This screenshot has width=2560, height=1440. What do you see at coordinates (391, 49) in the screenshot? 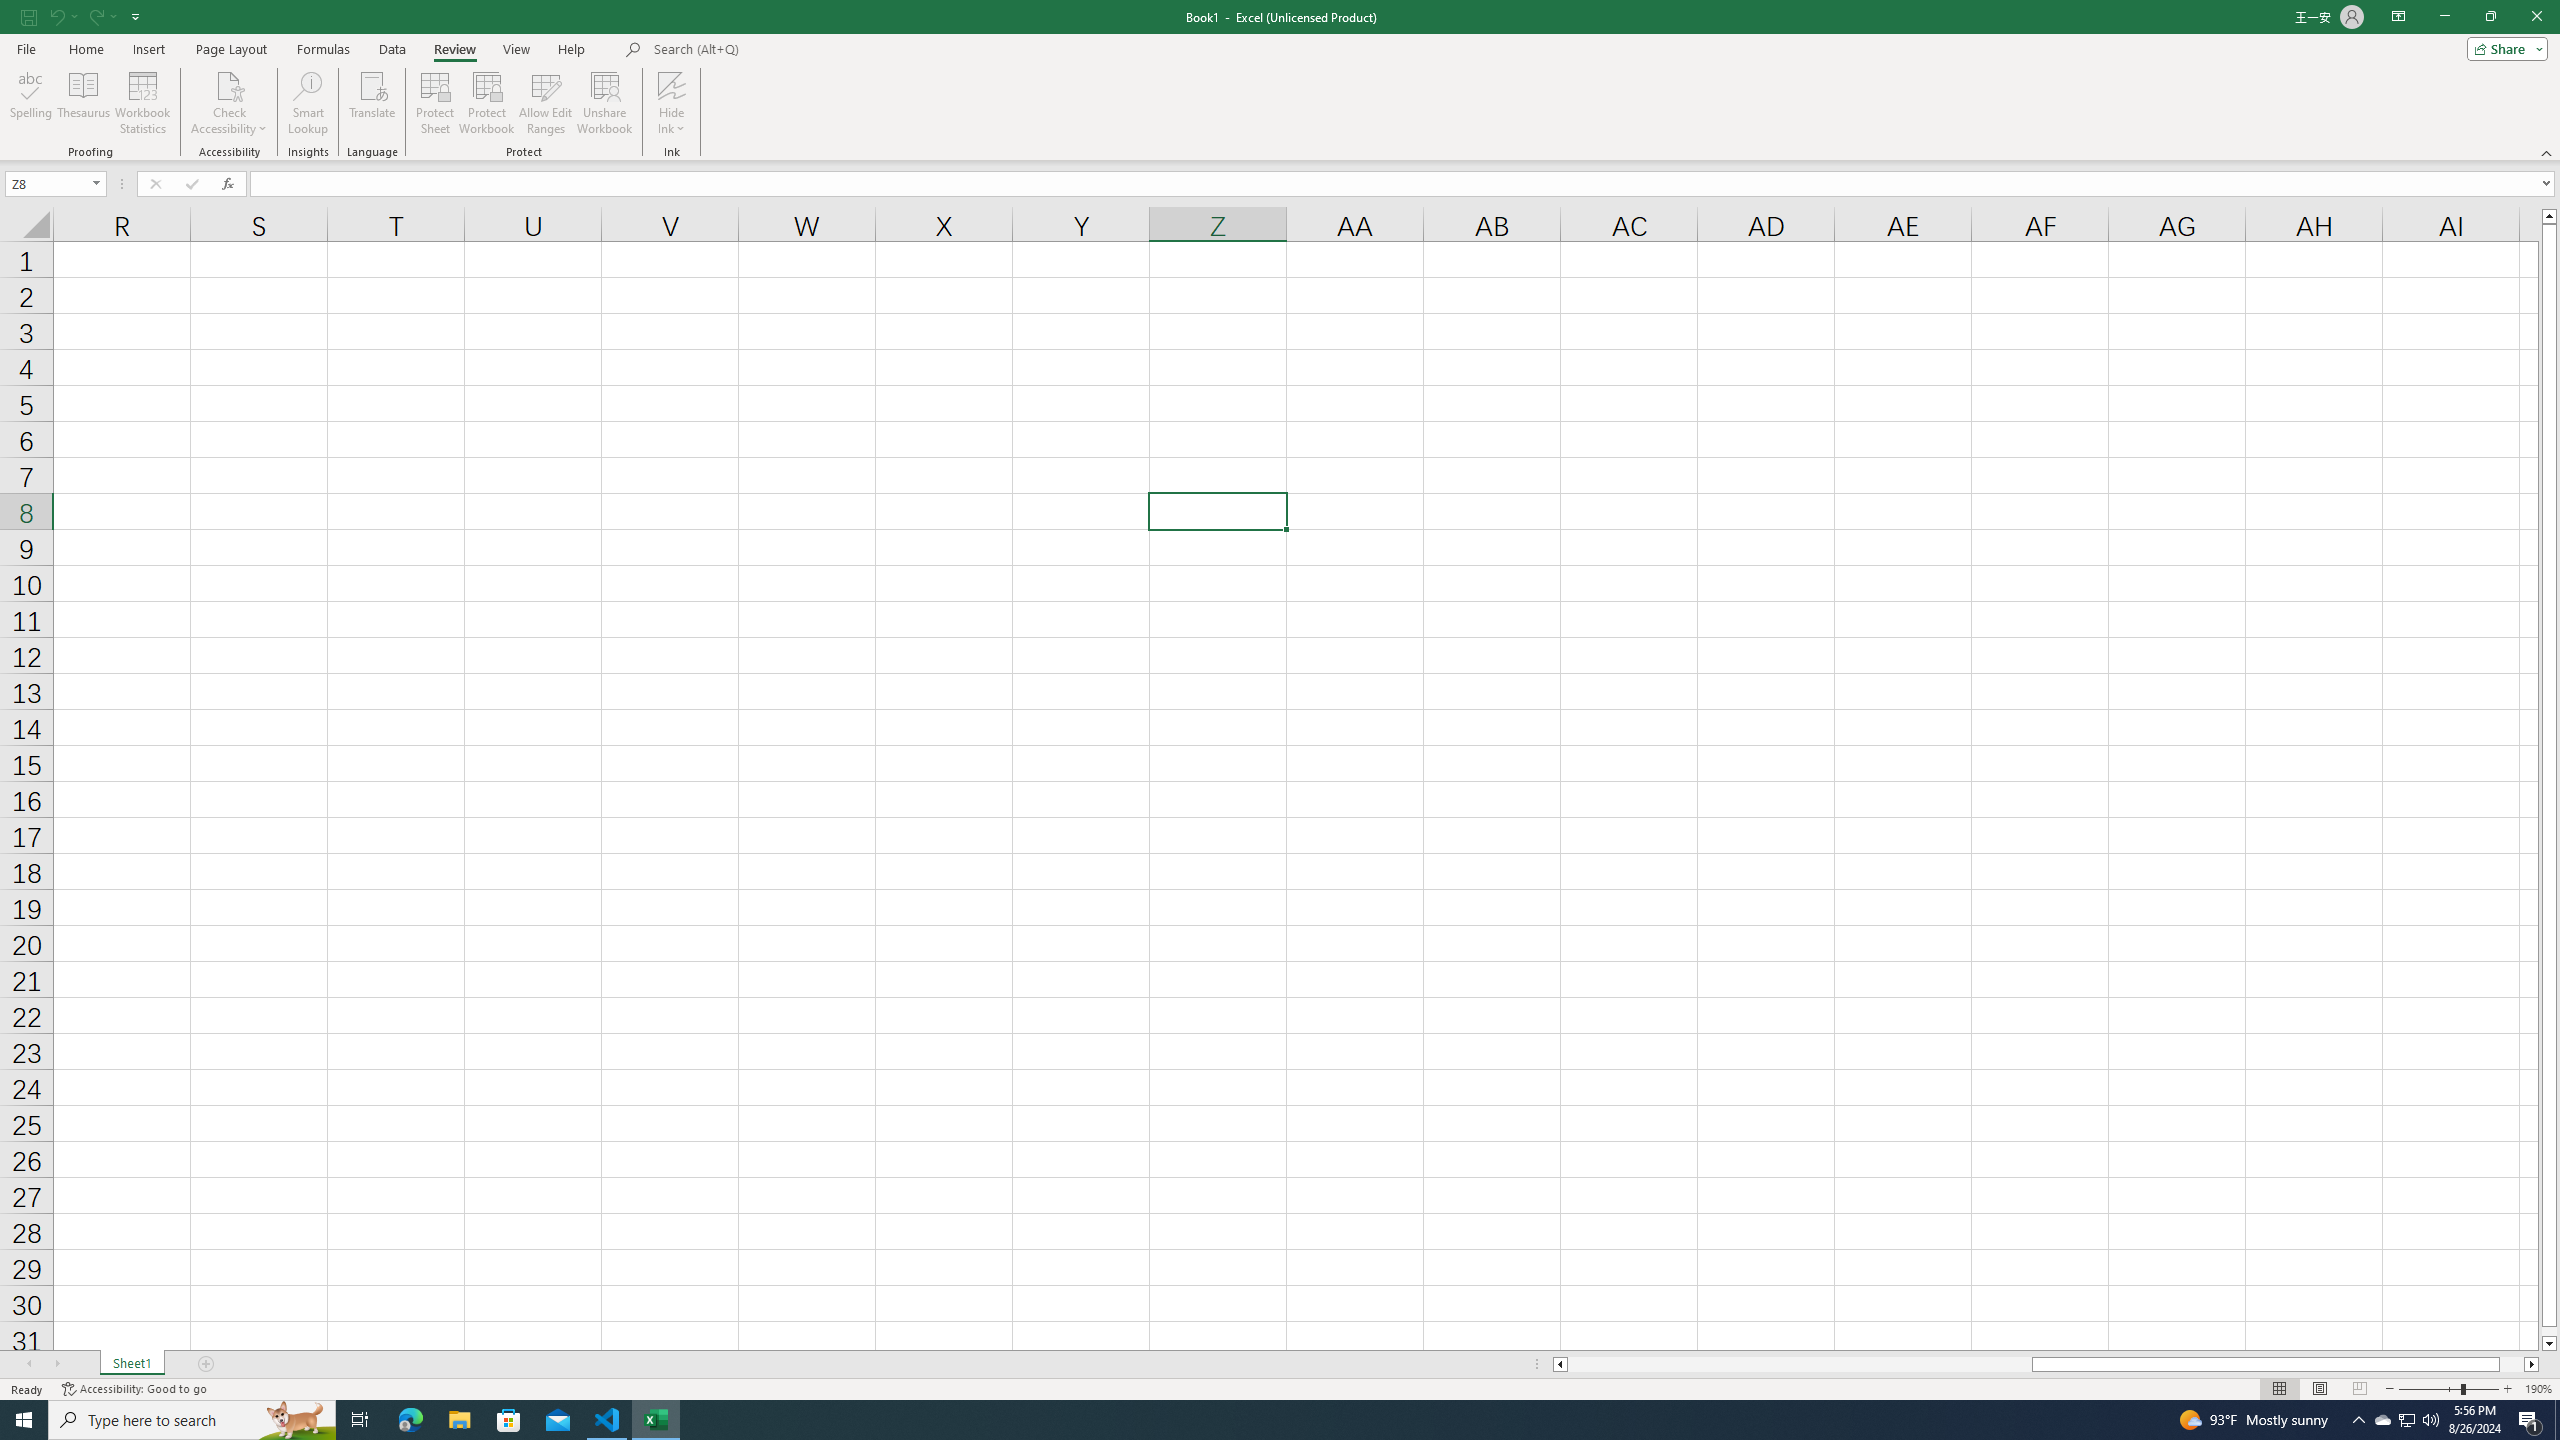
I see `'Data'` at bounding box center [391, 49].